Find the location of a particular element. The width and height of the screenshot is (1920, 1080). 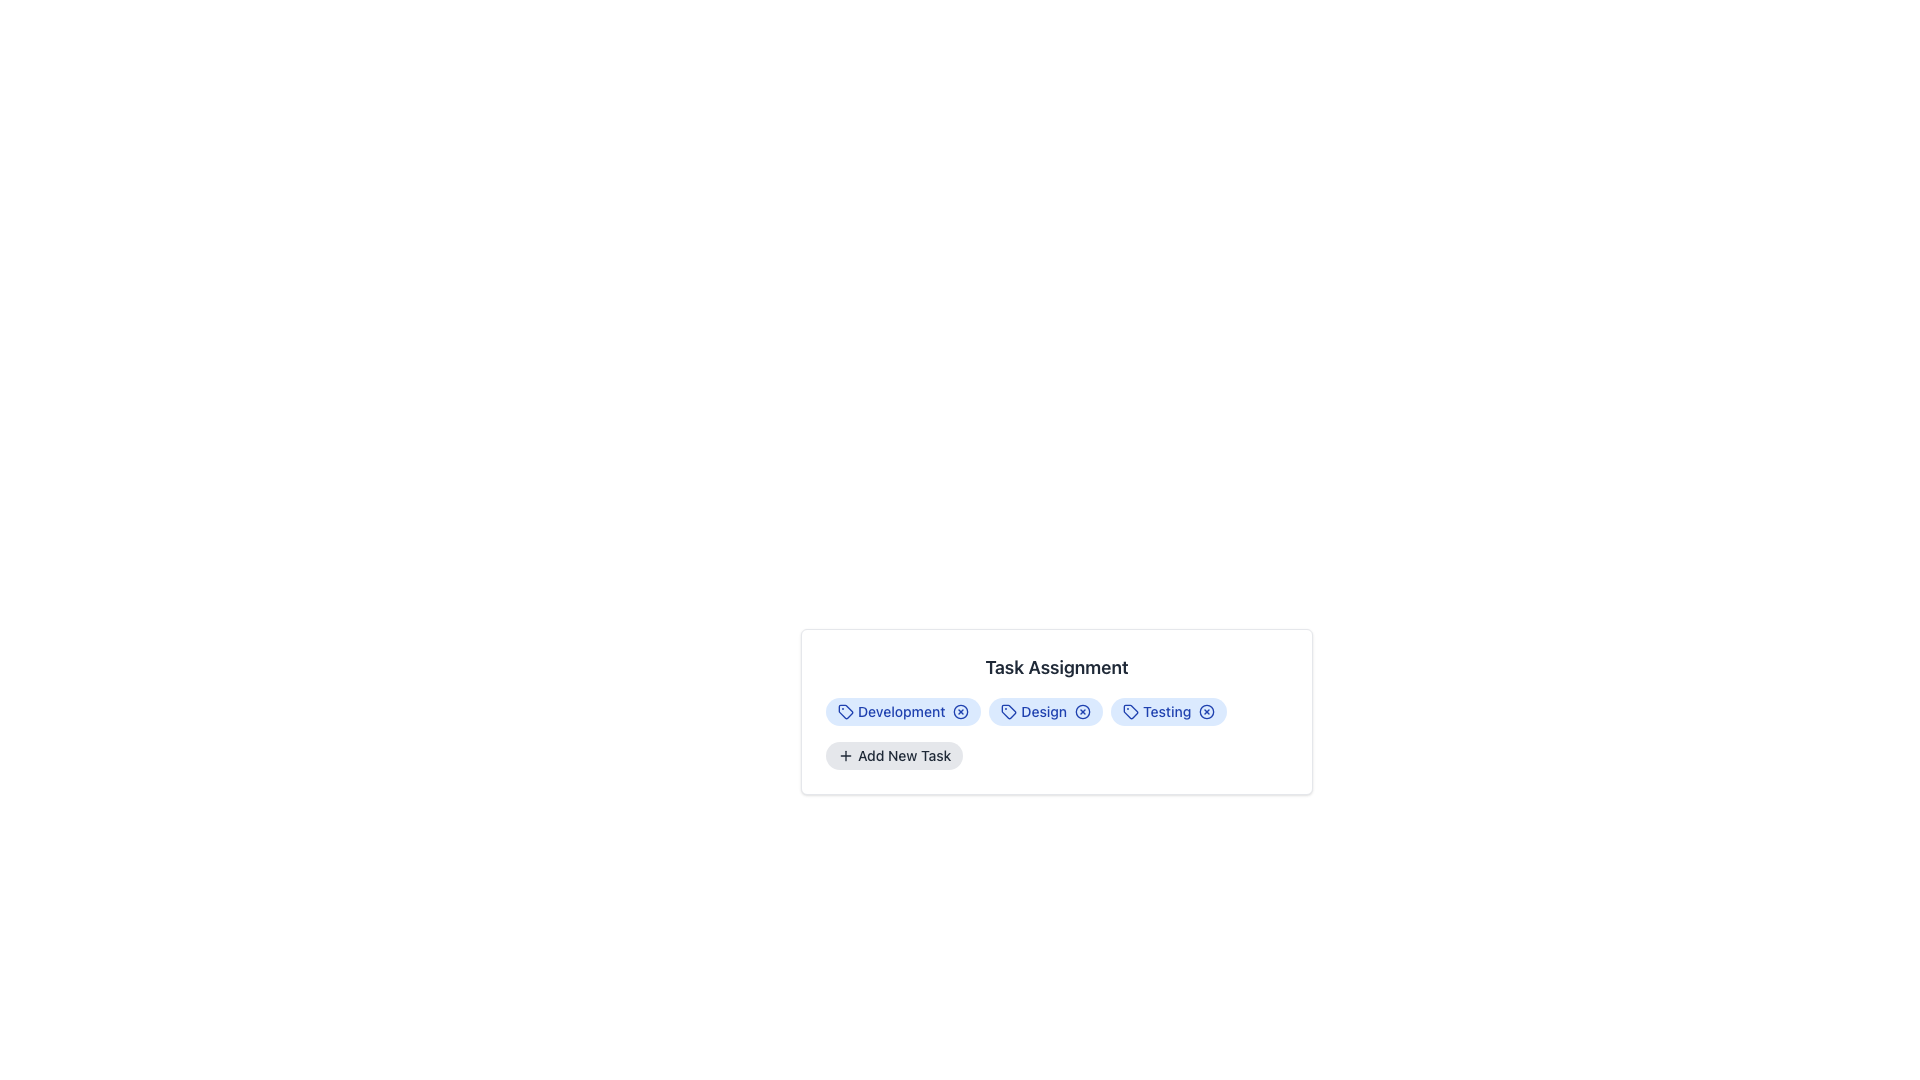

the decorative 'Testing' icon located within the 'Testing' chip in the 'Task Assignment' section is located at coordinates (1131, 711).